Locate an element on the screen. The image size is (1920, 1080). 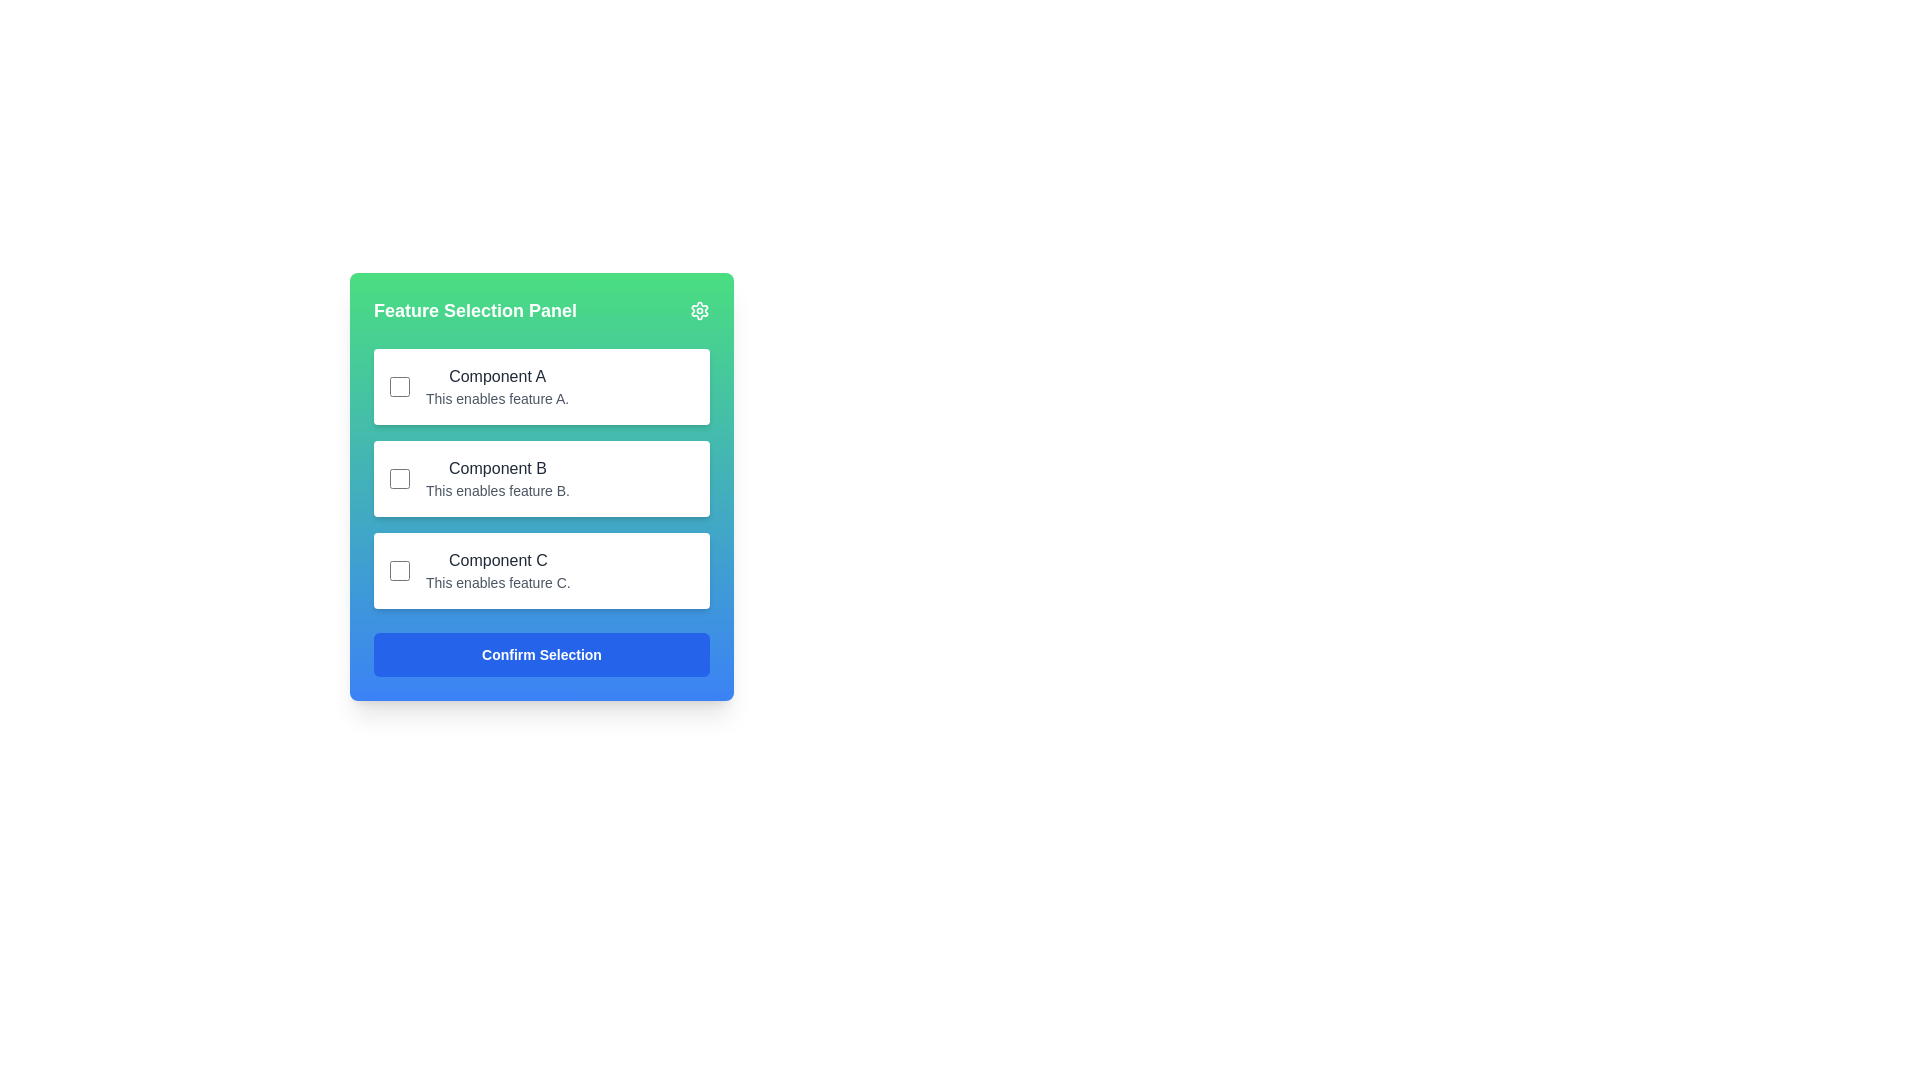
the settings icon (SVG) located at the upper-right corner of the 'Feature Selection Panel' is located at coordinates (700, 311).